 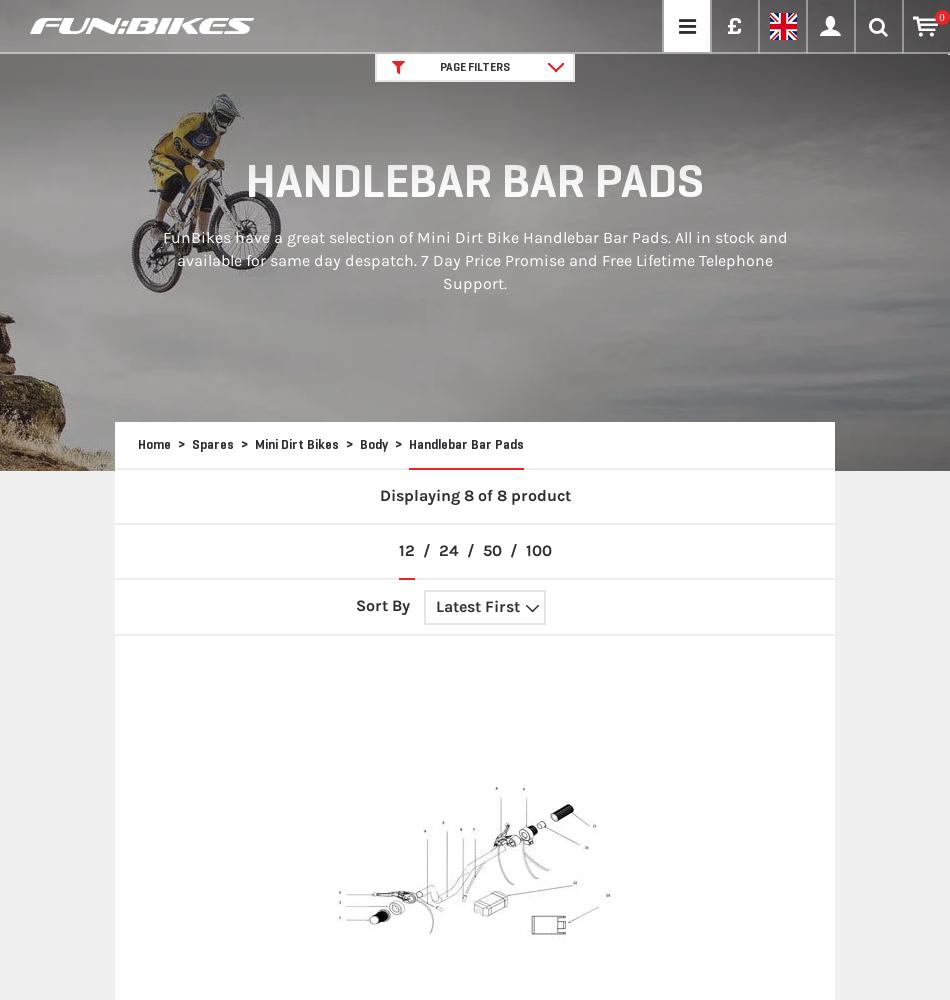 I want to click on '0', so click(x=941, y=17).